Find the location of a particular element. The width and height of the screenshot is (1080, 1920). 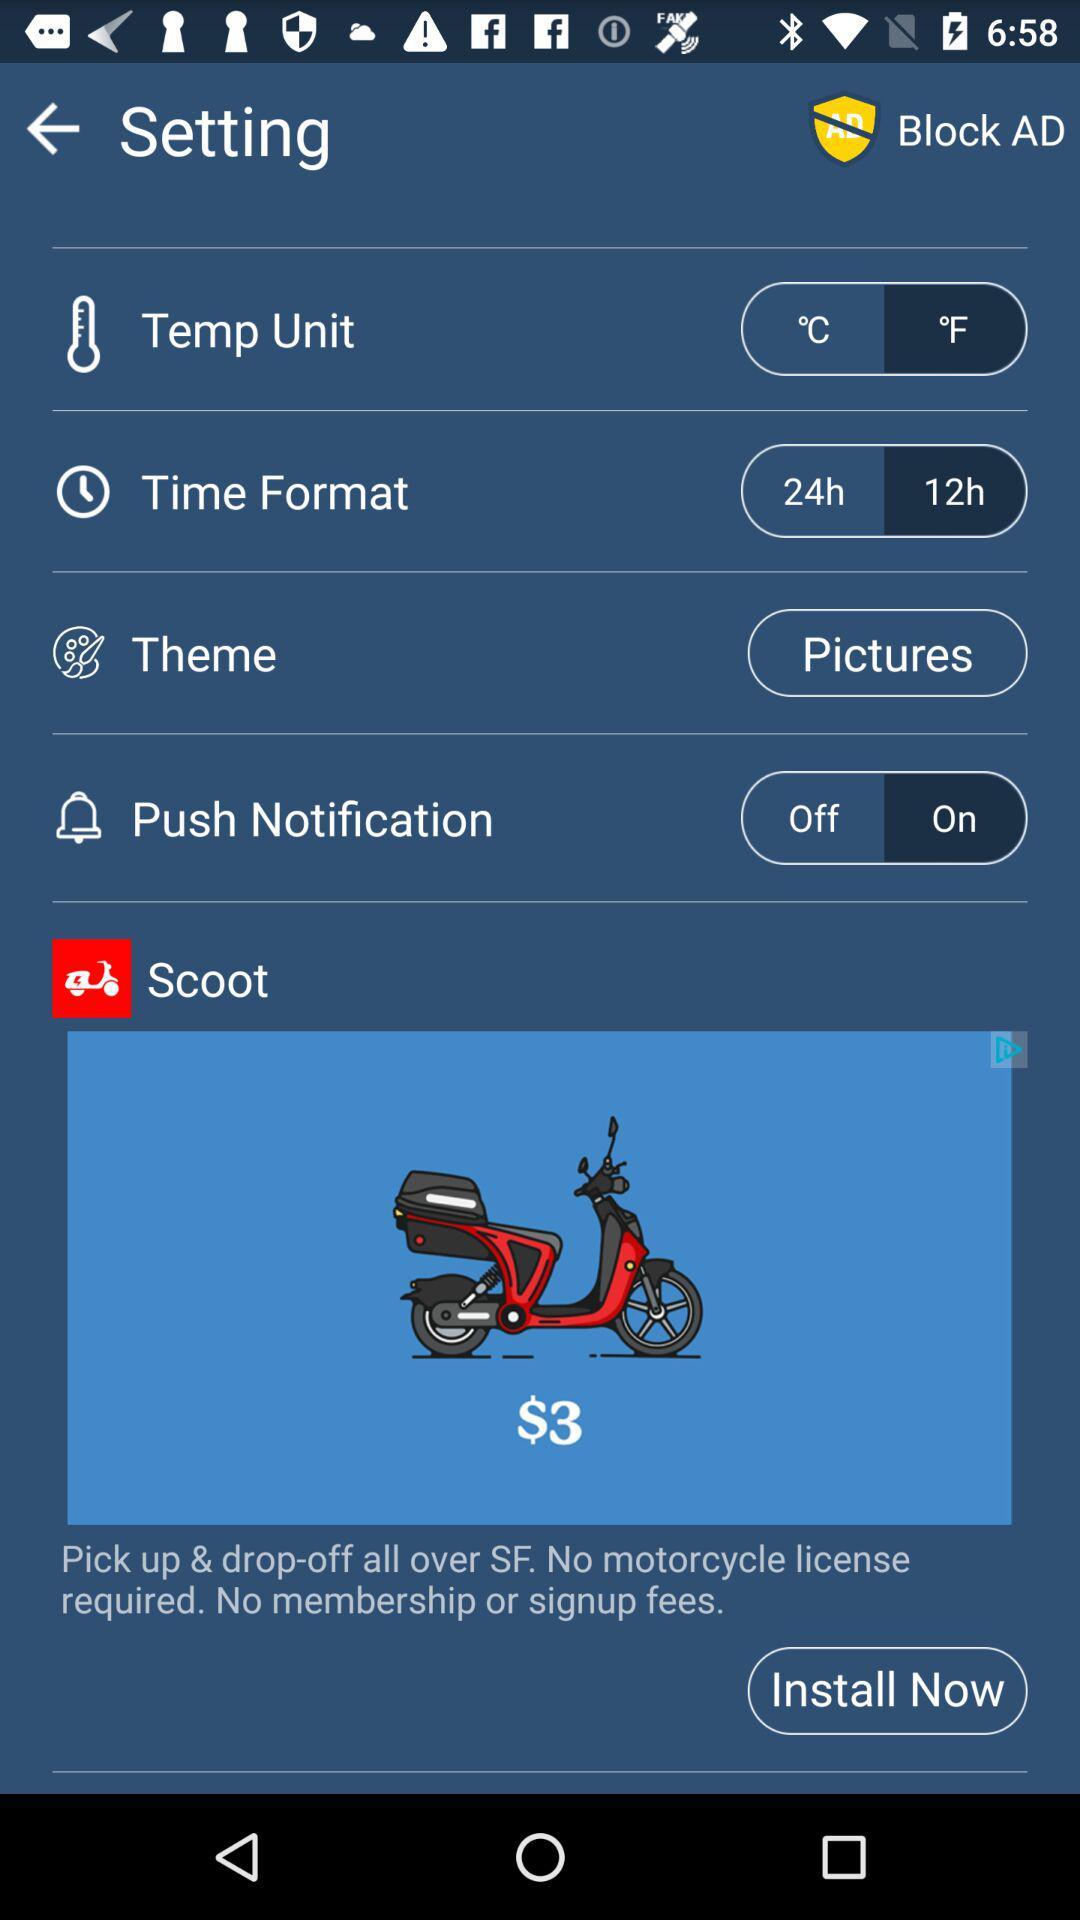

bell icon is located at coordinates (77, 817).